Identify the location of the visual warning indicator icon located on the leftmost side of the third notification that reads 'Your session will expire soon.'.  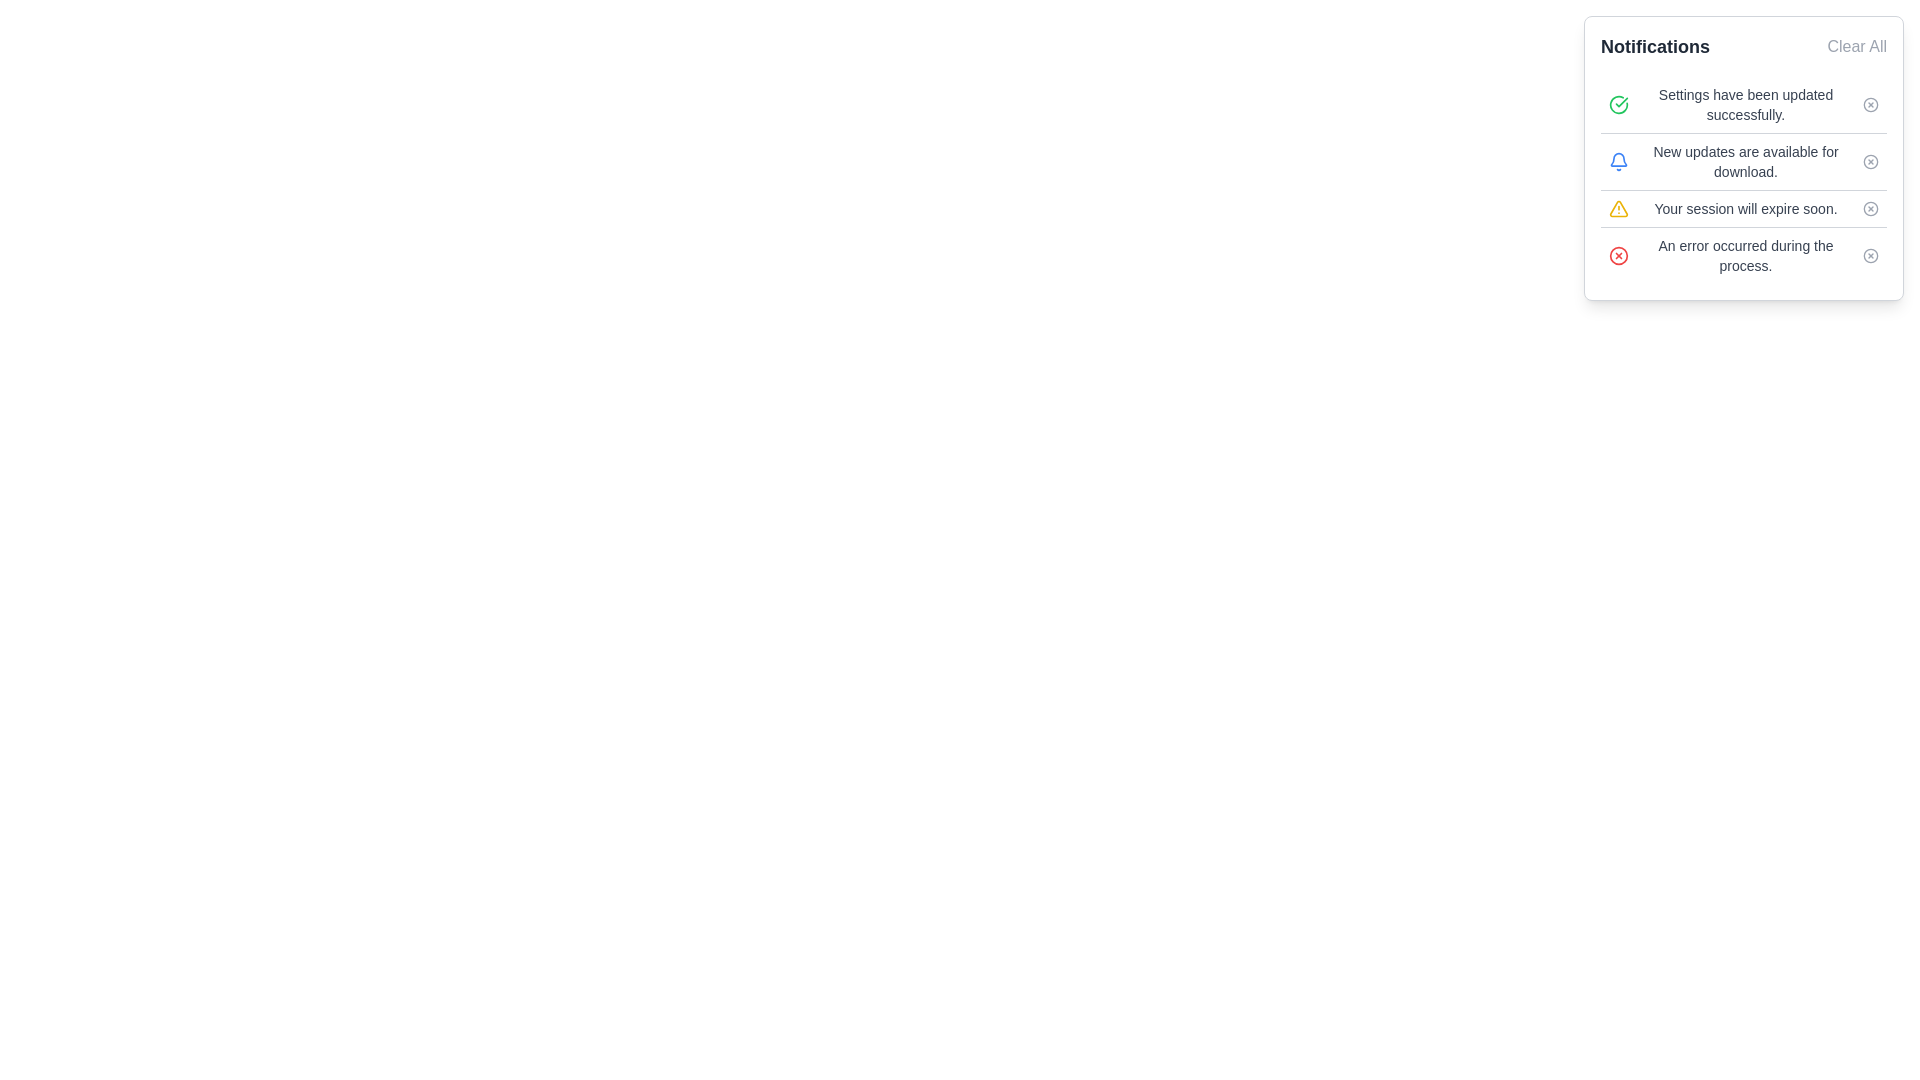
(1618, 208).